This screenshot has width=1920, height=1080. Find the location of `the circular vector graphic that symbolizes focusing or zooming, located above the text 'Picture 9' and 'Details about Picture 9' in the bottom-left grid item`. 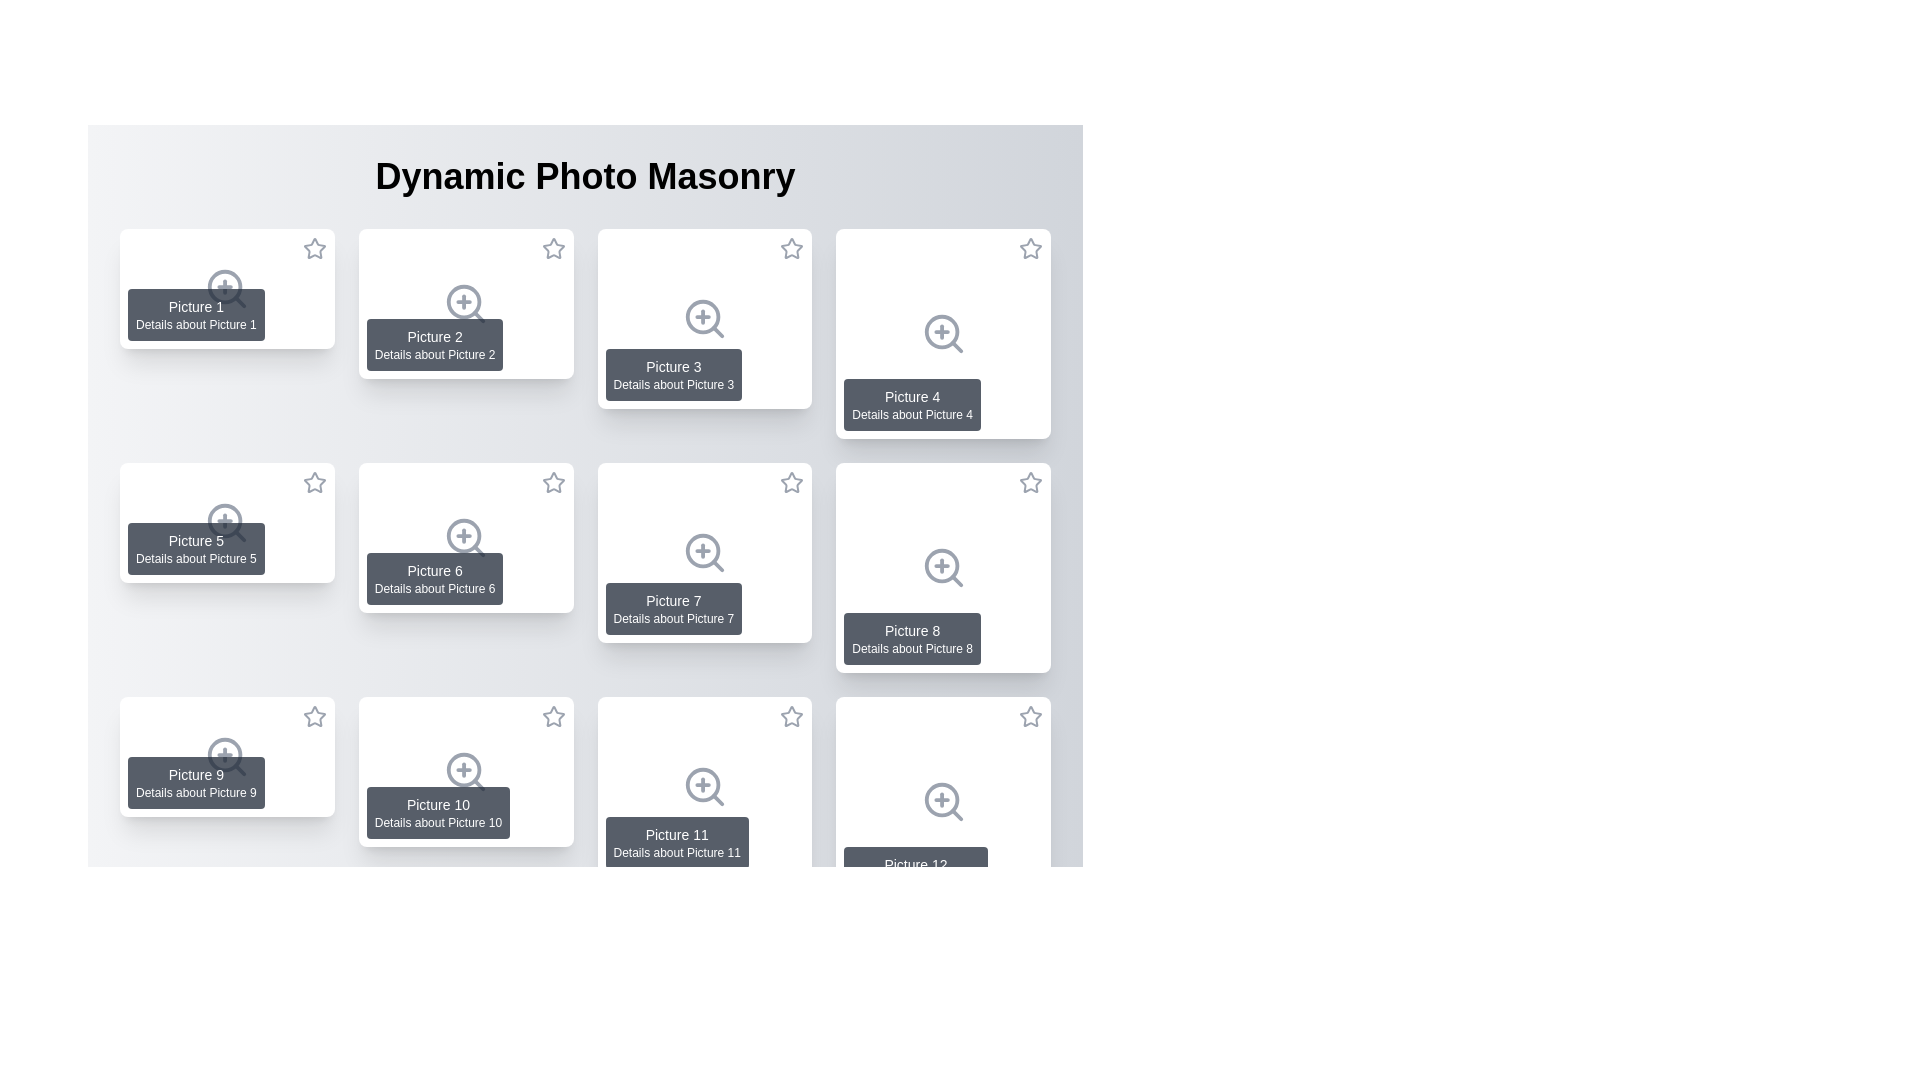

the circular vector graphic that symbolizes focusing or zooming, located above the text 'Picture 9' and 'Details about Picture 9' in the bottom-left grid item is located at coordinates (225, 755).